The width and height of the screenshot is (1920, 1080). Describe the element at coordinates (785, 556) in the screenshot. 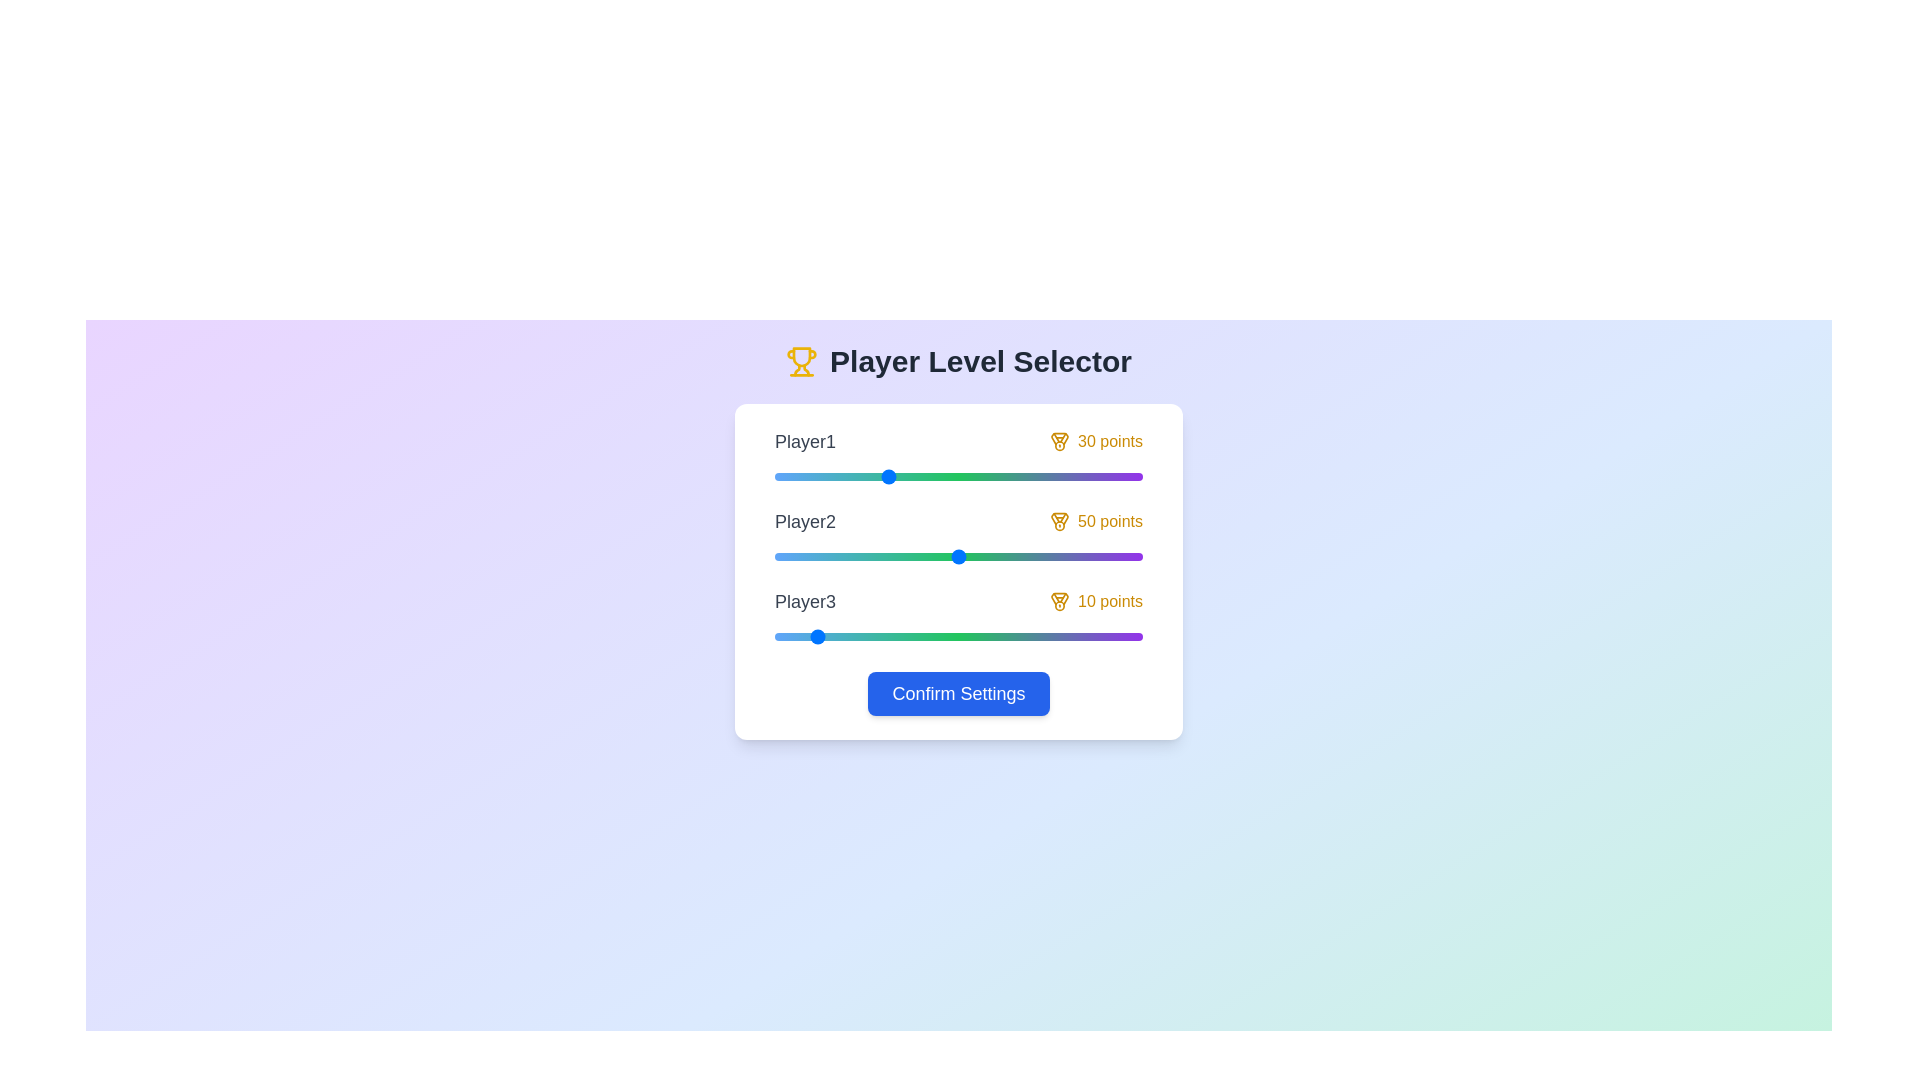

I see `the Player2 slider to set their level to 3` at that location.